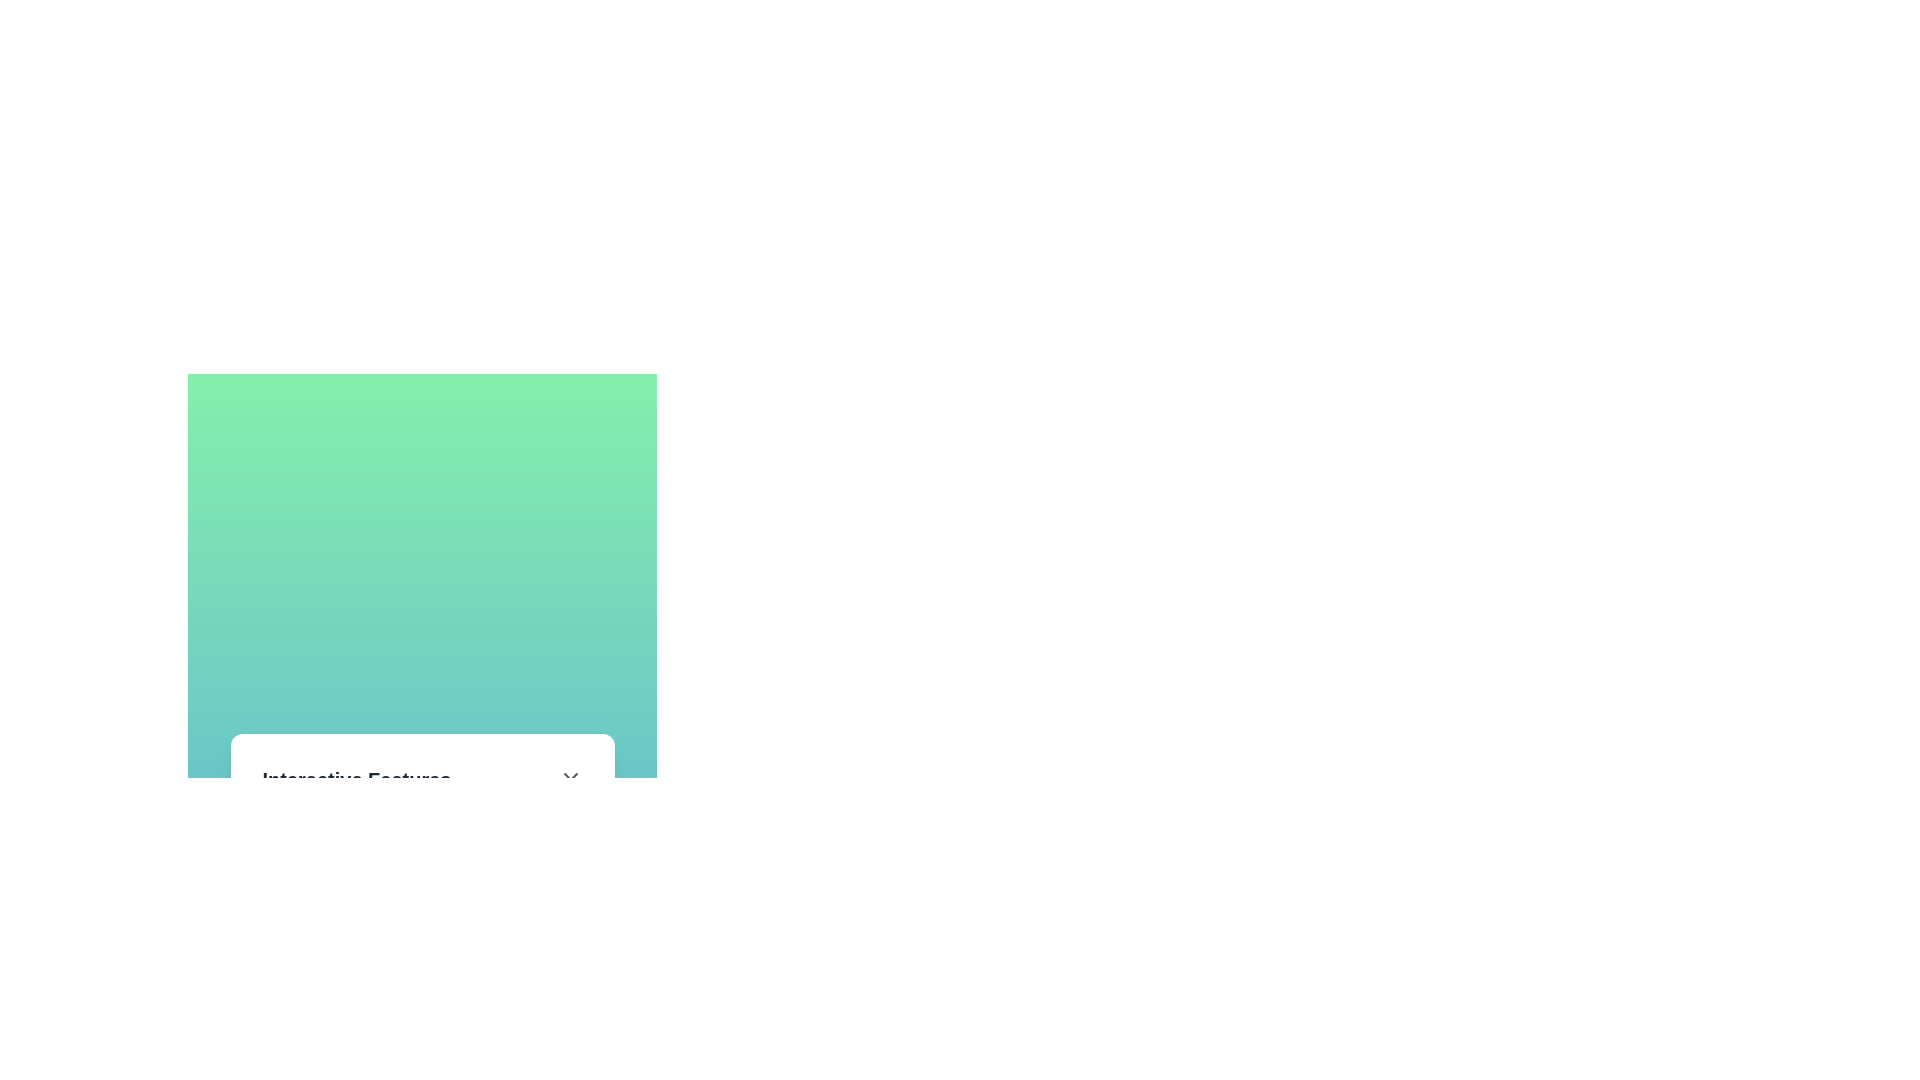 Image resolution: width=1920 pixels, height=1080 pixels. What do you see at coordinates (356, 778) in the screenshot?
I see `the text label displaying 'Interactive Features' styled in bold, dark gray font, located at the lower part of the section with a gradient background` at bounding box center [356, 778].